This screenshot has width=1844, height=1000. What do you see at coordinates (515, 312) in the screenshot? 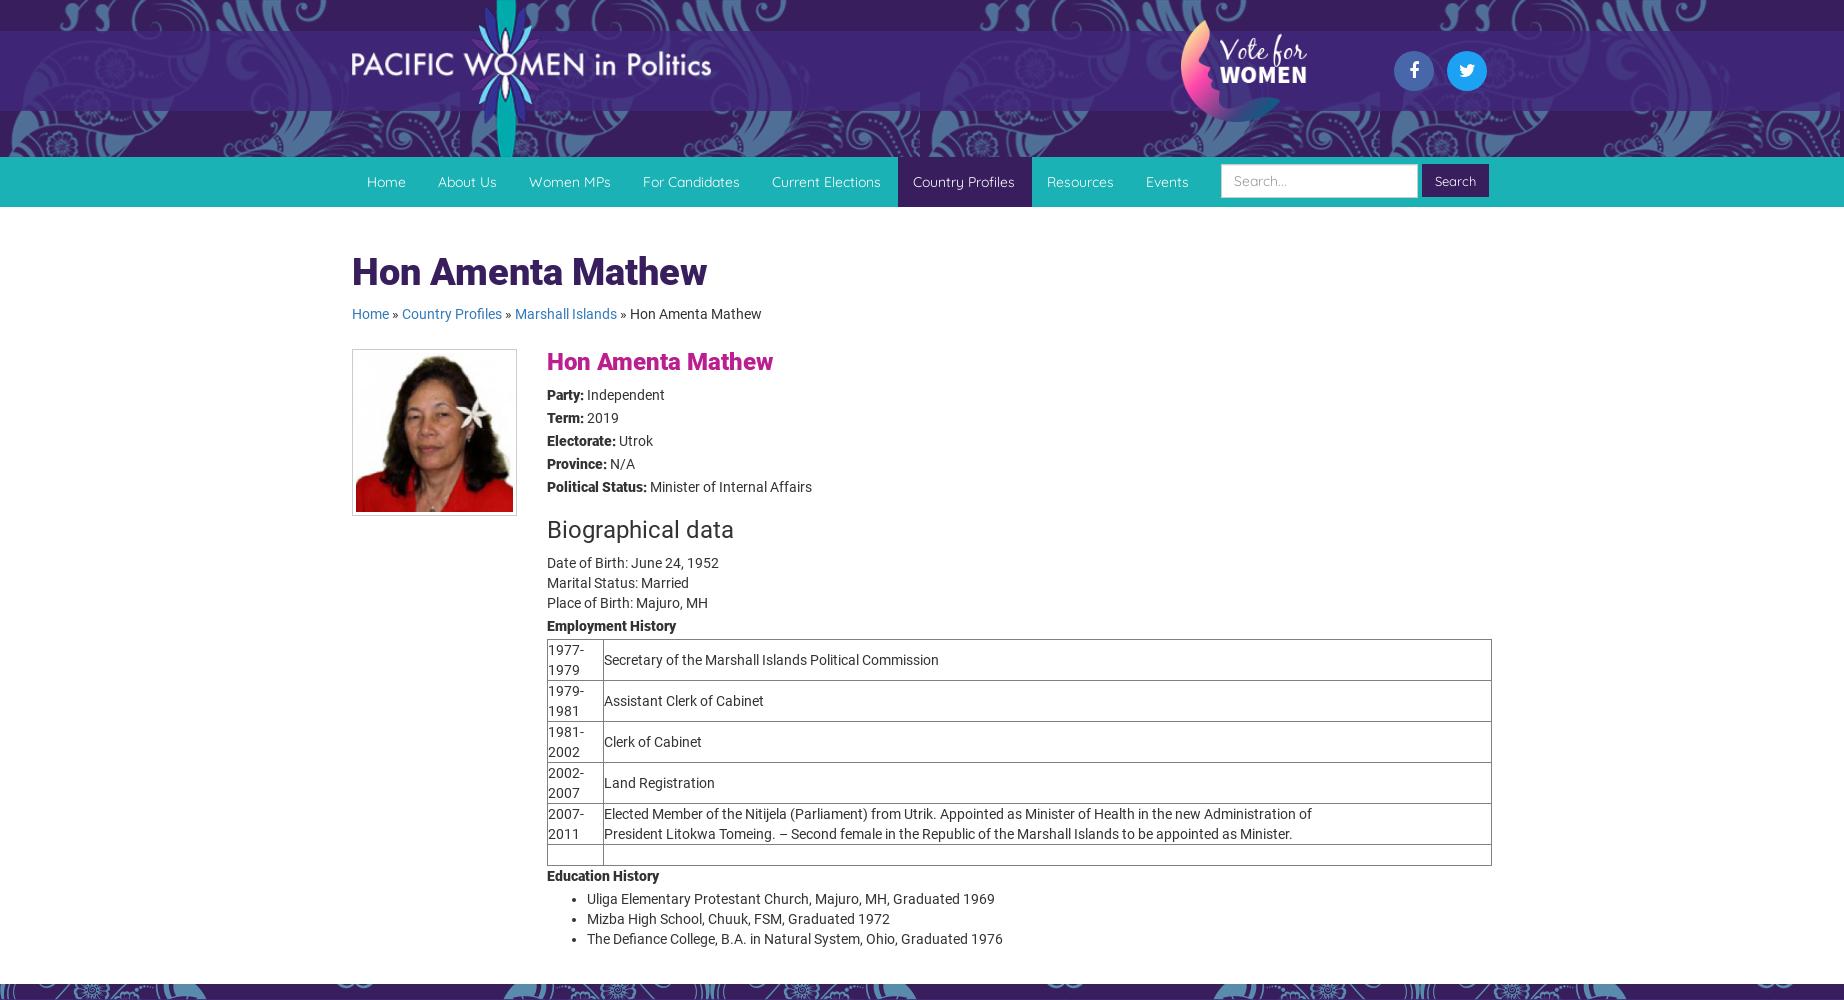
I see `'Marshall Islands'` at bounding box center [515, 312].